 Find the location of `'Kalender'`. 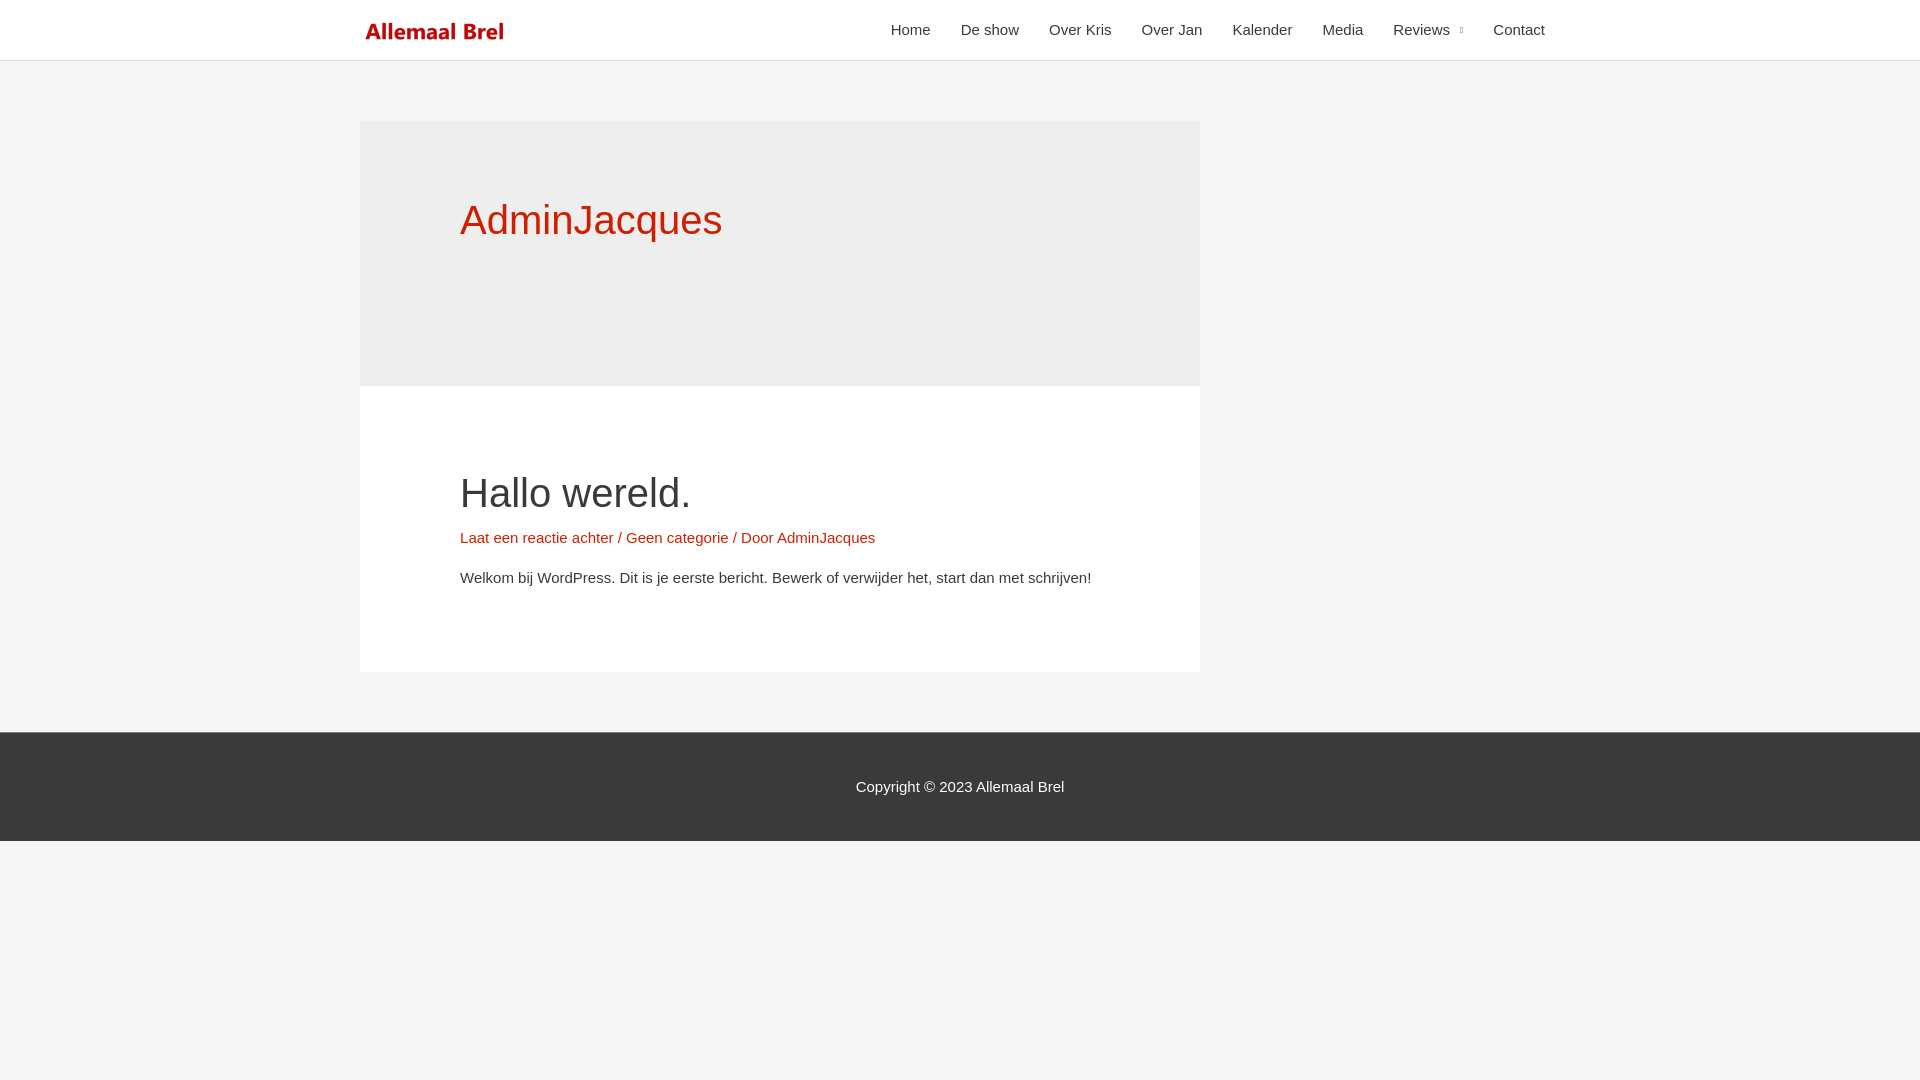

'Kalender' is located at coordinates (1261, 30).